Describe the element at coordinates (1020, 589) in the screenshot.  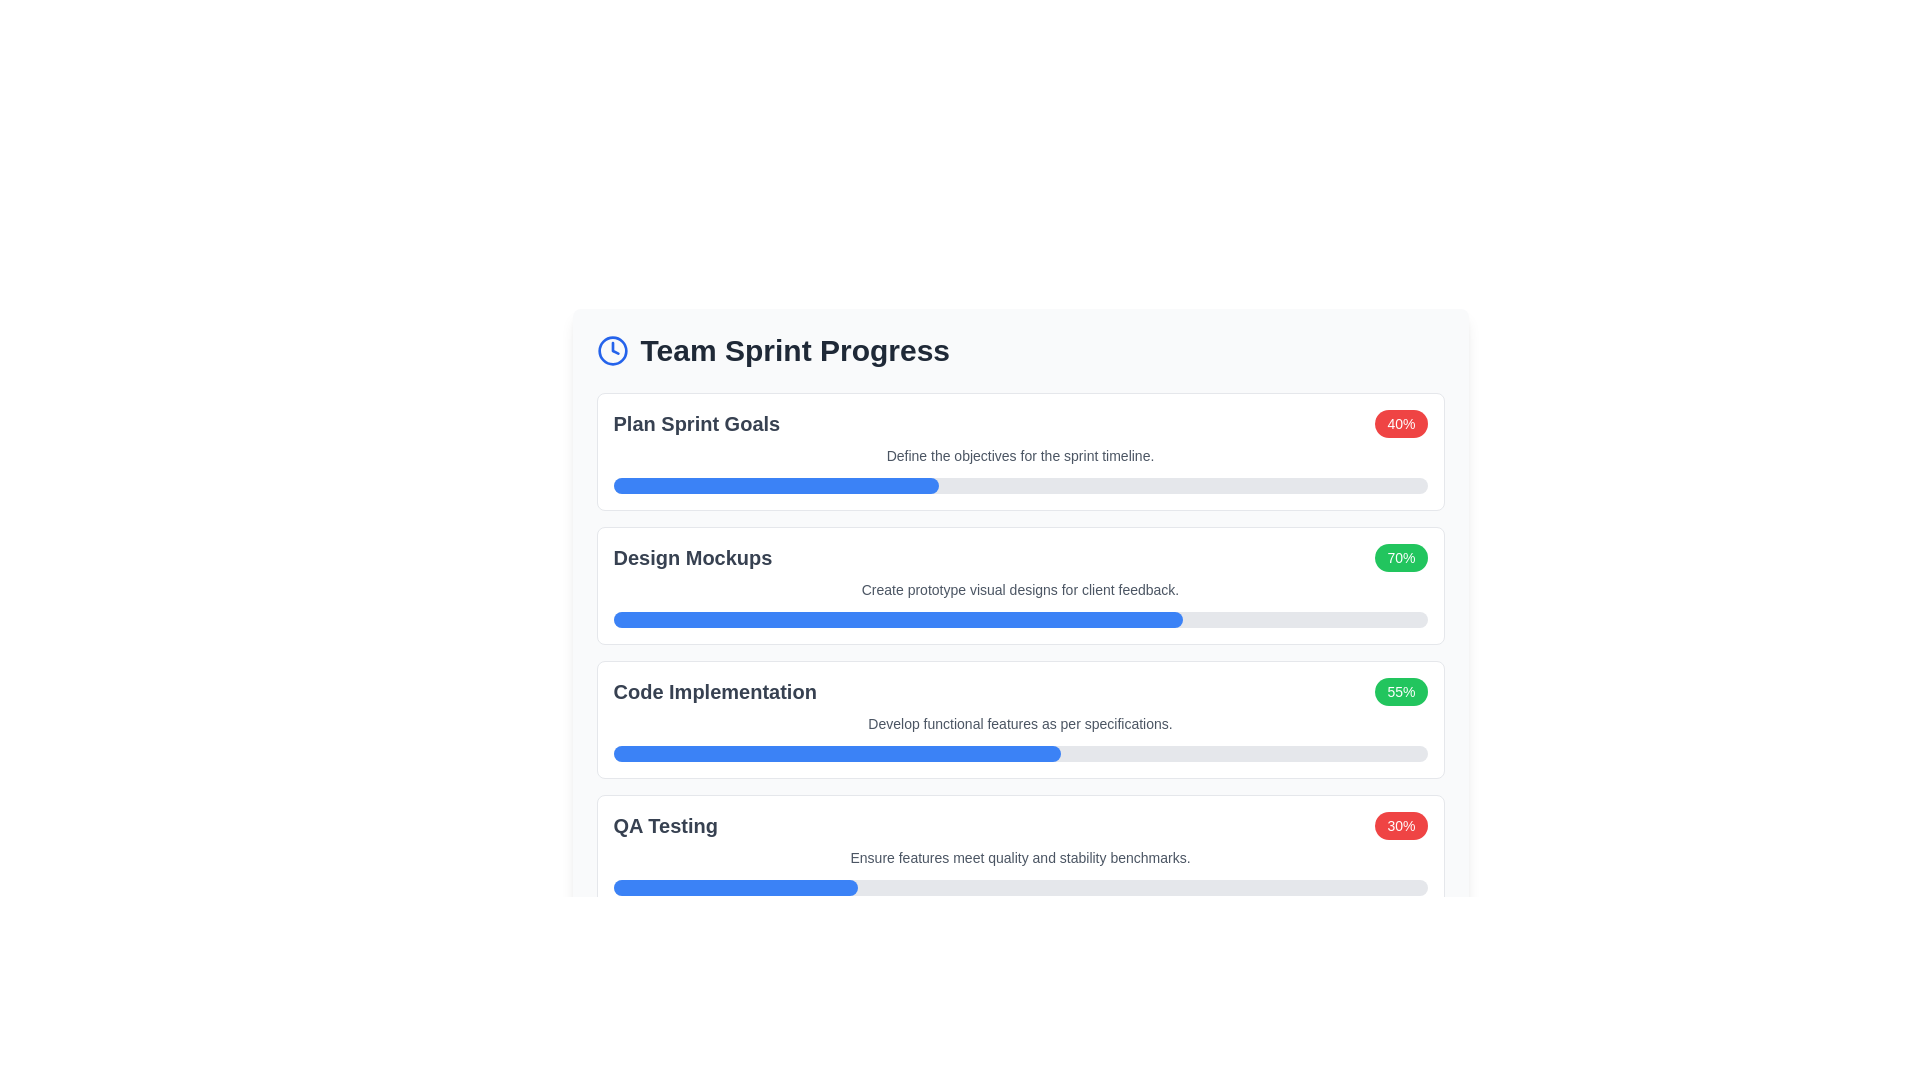
I see `the Textual Description element located in the 'Design Mockups' section, which provides additional details for the task, situated below the 'Design Mockups' title and above the progress bar` at that location.